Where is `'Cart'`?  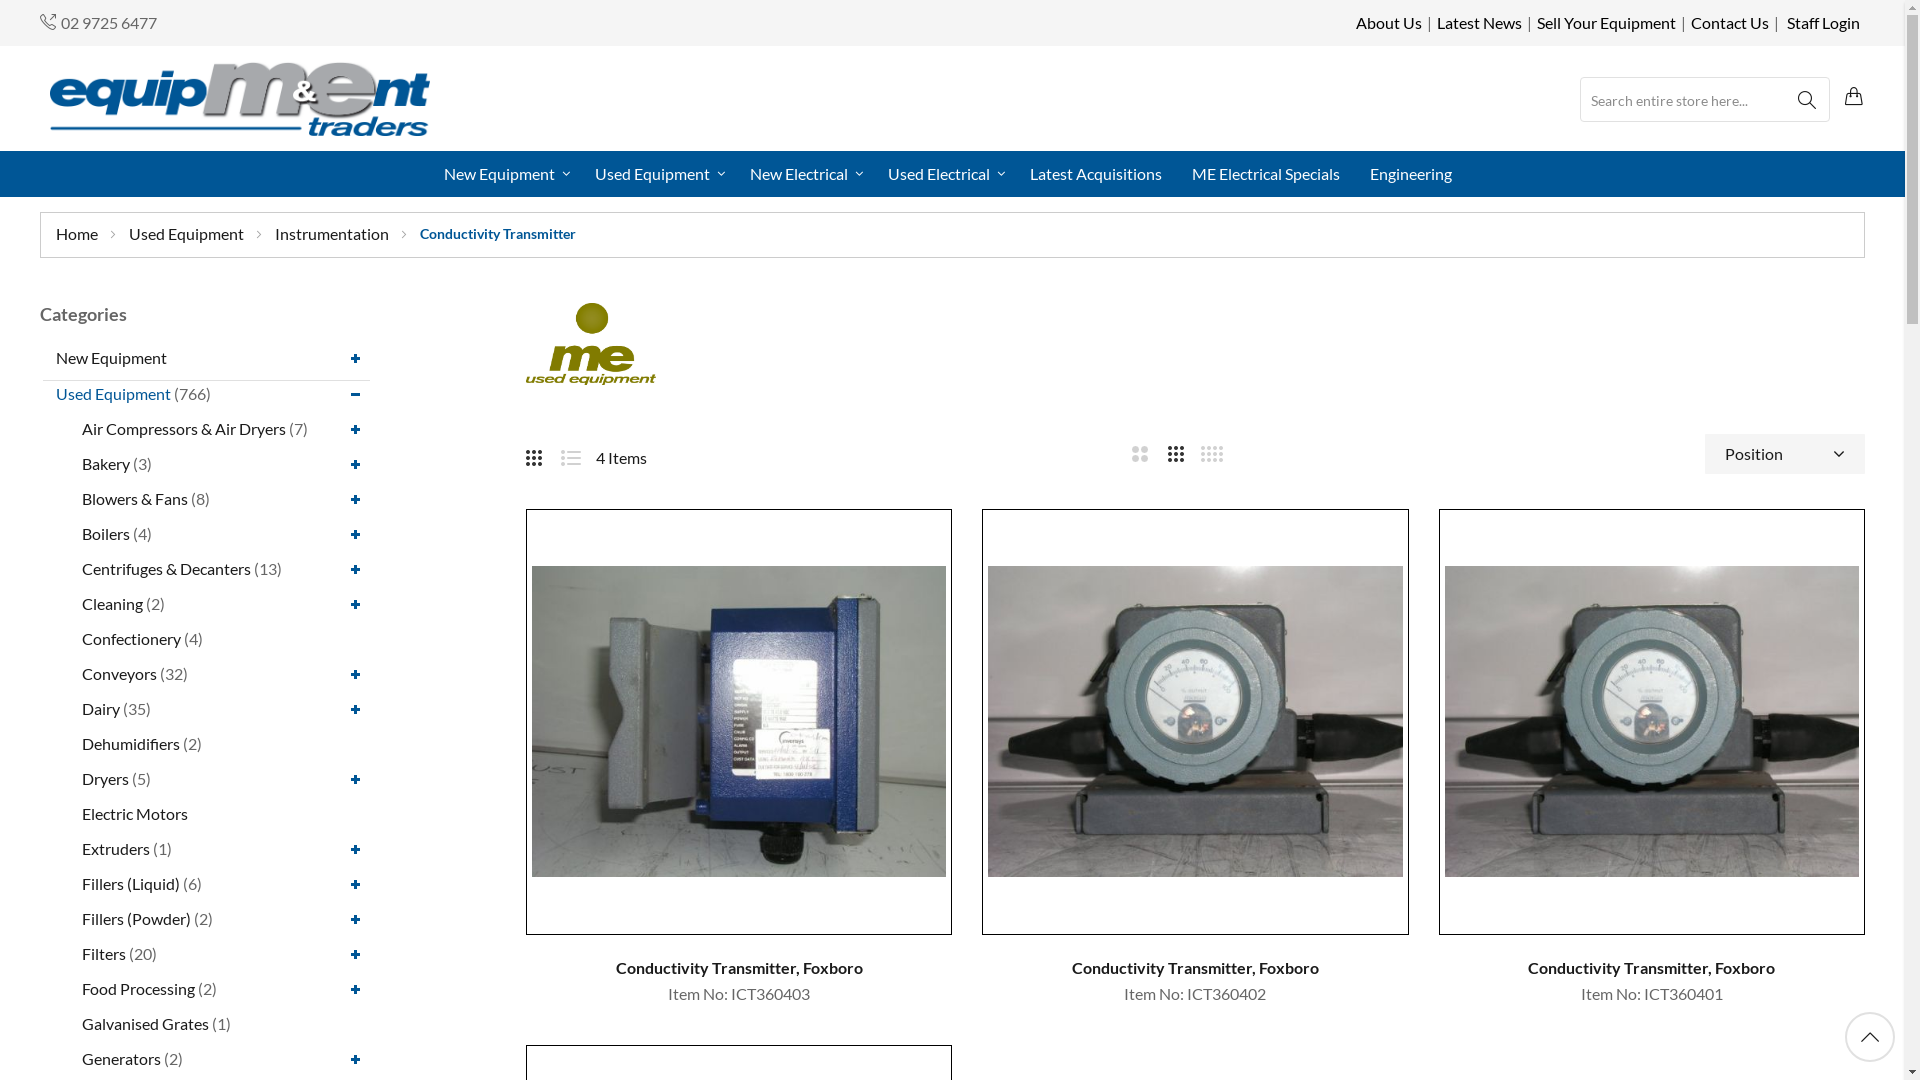 'Cart' is located at coordinates (1853, 97).